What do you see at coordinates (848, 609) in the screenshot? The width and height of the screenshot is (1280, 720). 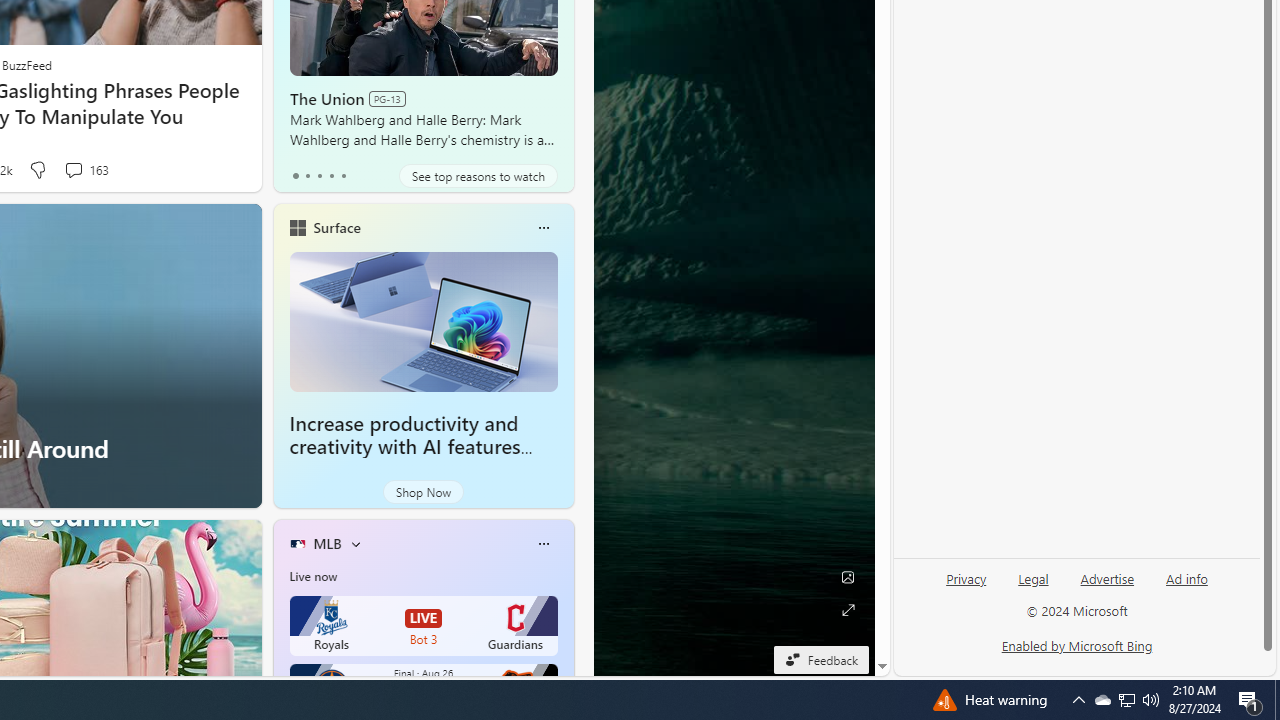 I see `'Expand background'` at bounding box center [848, 609].